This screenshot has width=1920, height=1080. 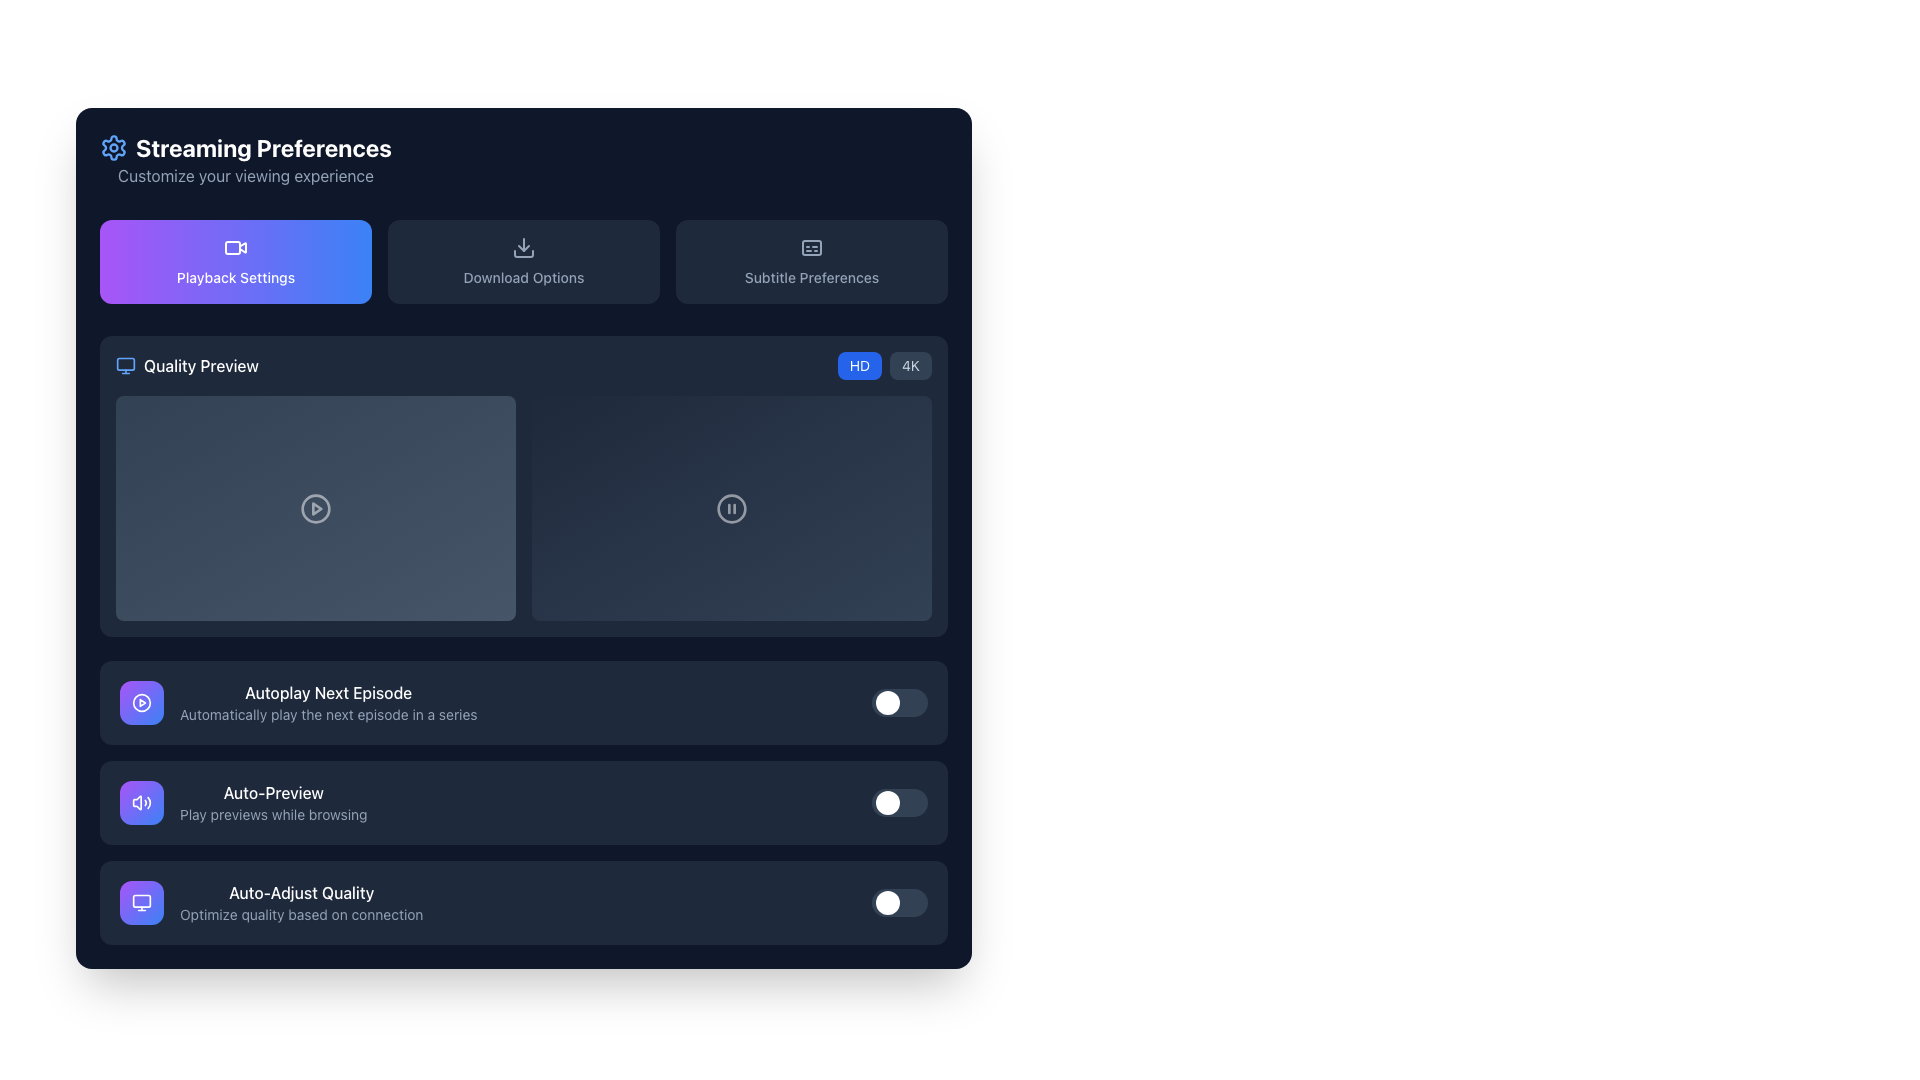 What do you see at coordinates (523, 902) in the screenshot?
I see `the toggle switch for the 'Auto-Adjust Quality' feature` at bounding box center [523, 902].